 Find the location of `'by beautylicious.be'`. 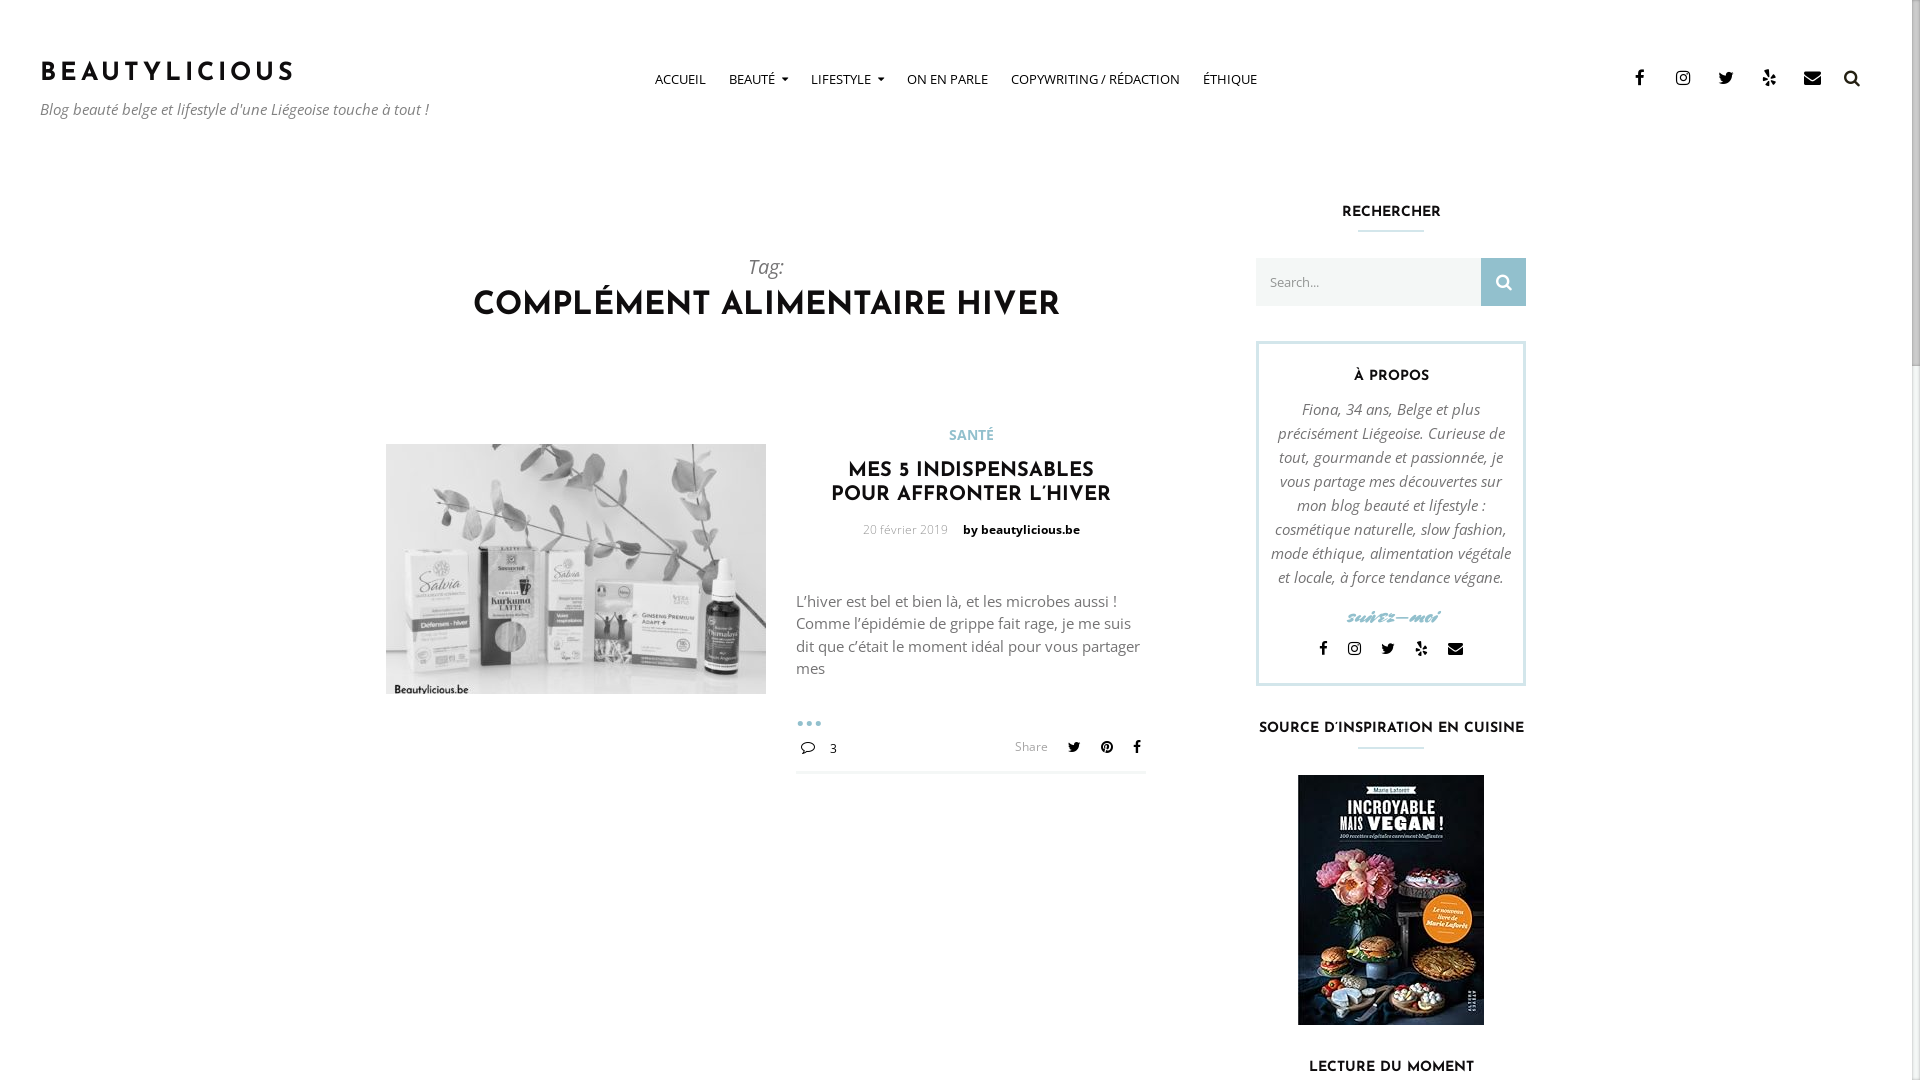

'by beautylicious.be' is located at coordinates (1021, 528).